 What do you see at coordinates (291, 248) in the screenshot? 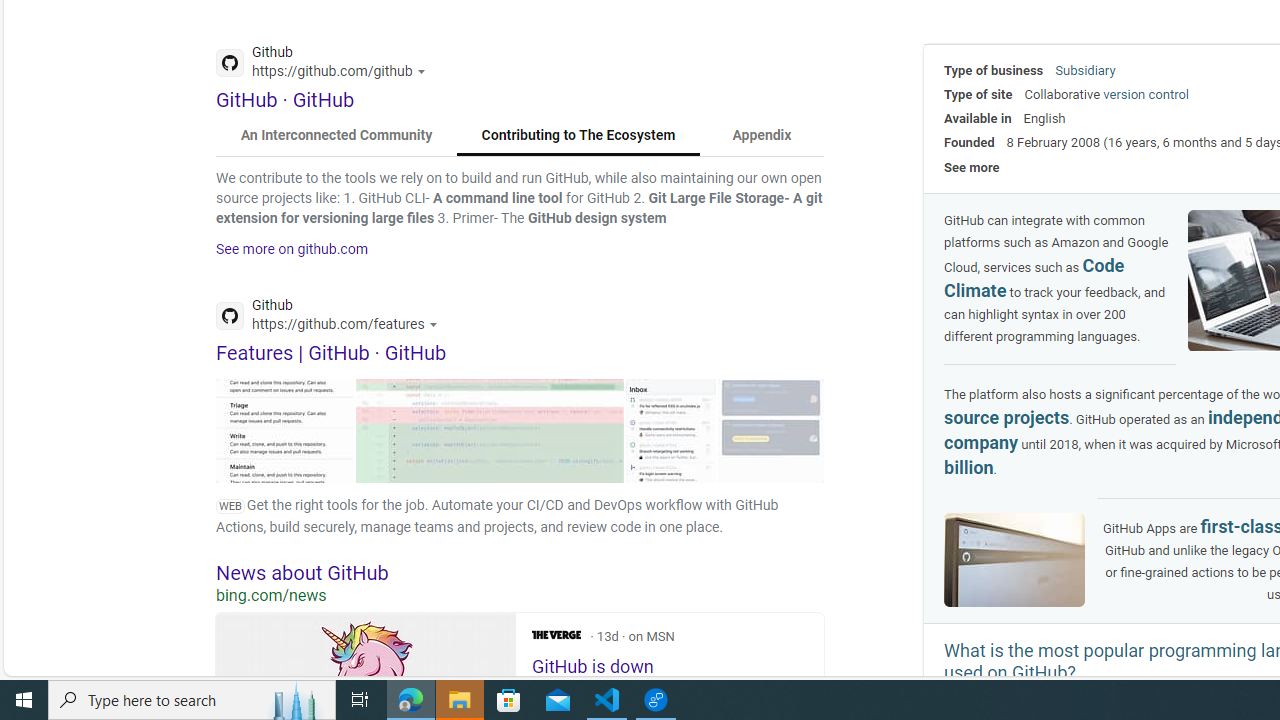
I see `'See more on github.com'` at bounding box center [291, 248].